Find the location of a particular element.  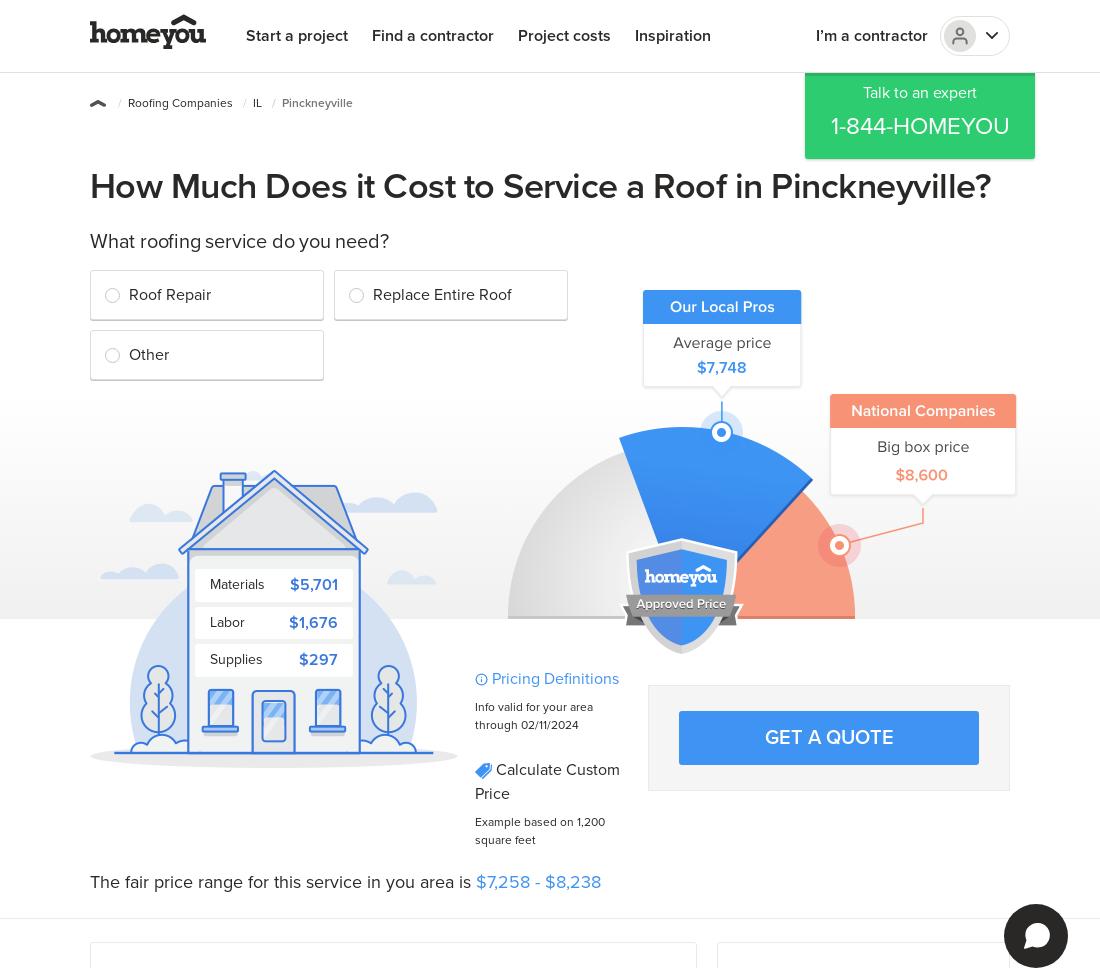

'Get a quote' is located at coordinates (763, 737).